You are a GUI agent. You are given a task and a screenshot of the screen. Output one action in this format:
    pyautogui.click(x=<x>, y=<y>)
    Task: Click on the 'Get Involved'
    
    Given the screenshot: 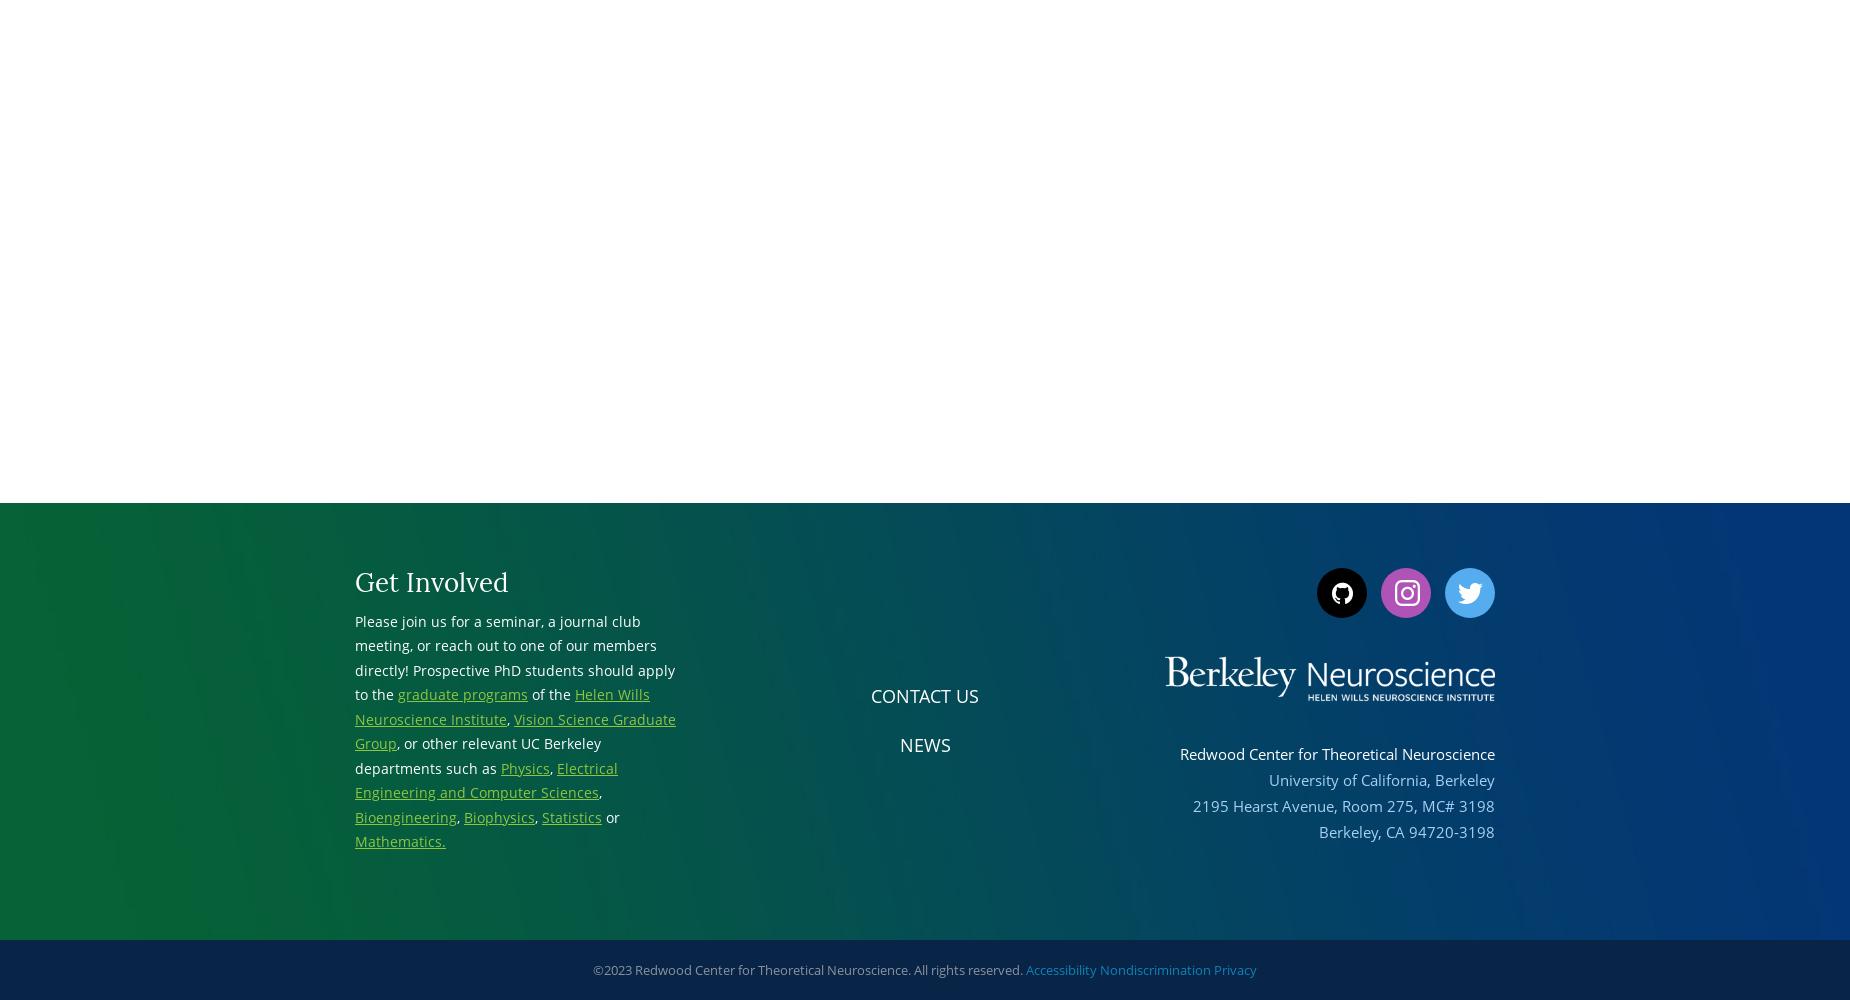 What is the action you would take?
    pyautogui.click(x=430, y=582)
    